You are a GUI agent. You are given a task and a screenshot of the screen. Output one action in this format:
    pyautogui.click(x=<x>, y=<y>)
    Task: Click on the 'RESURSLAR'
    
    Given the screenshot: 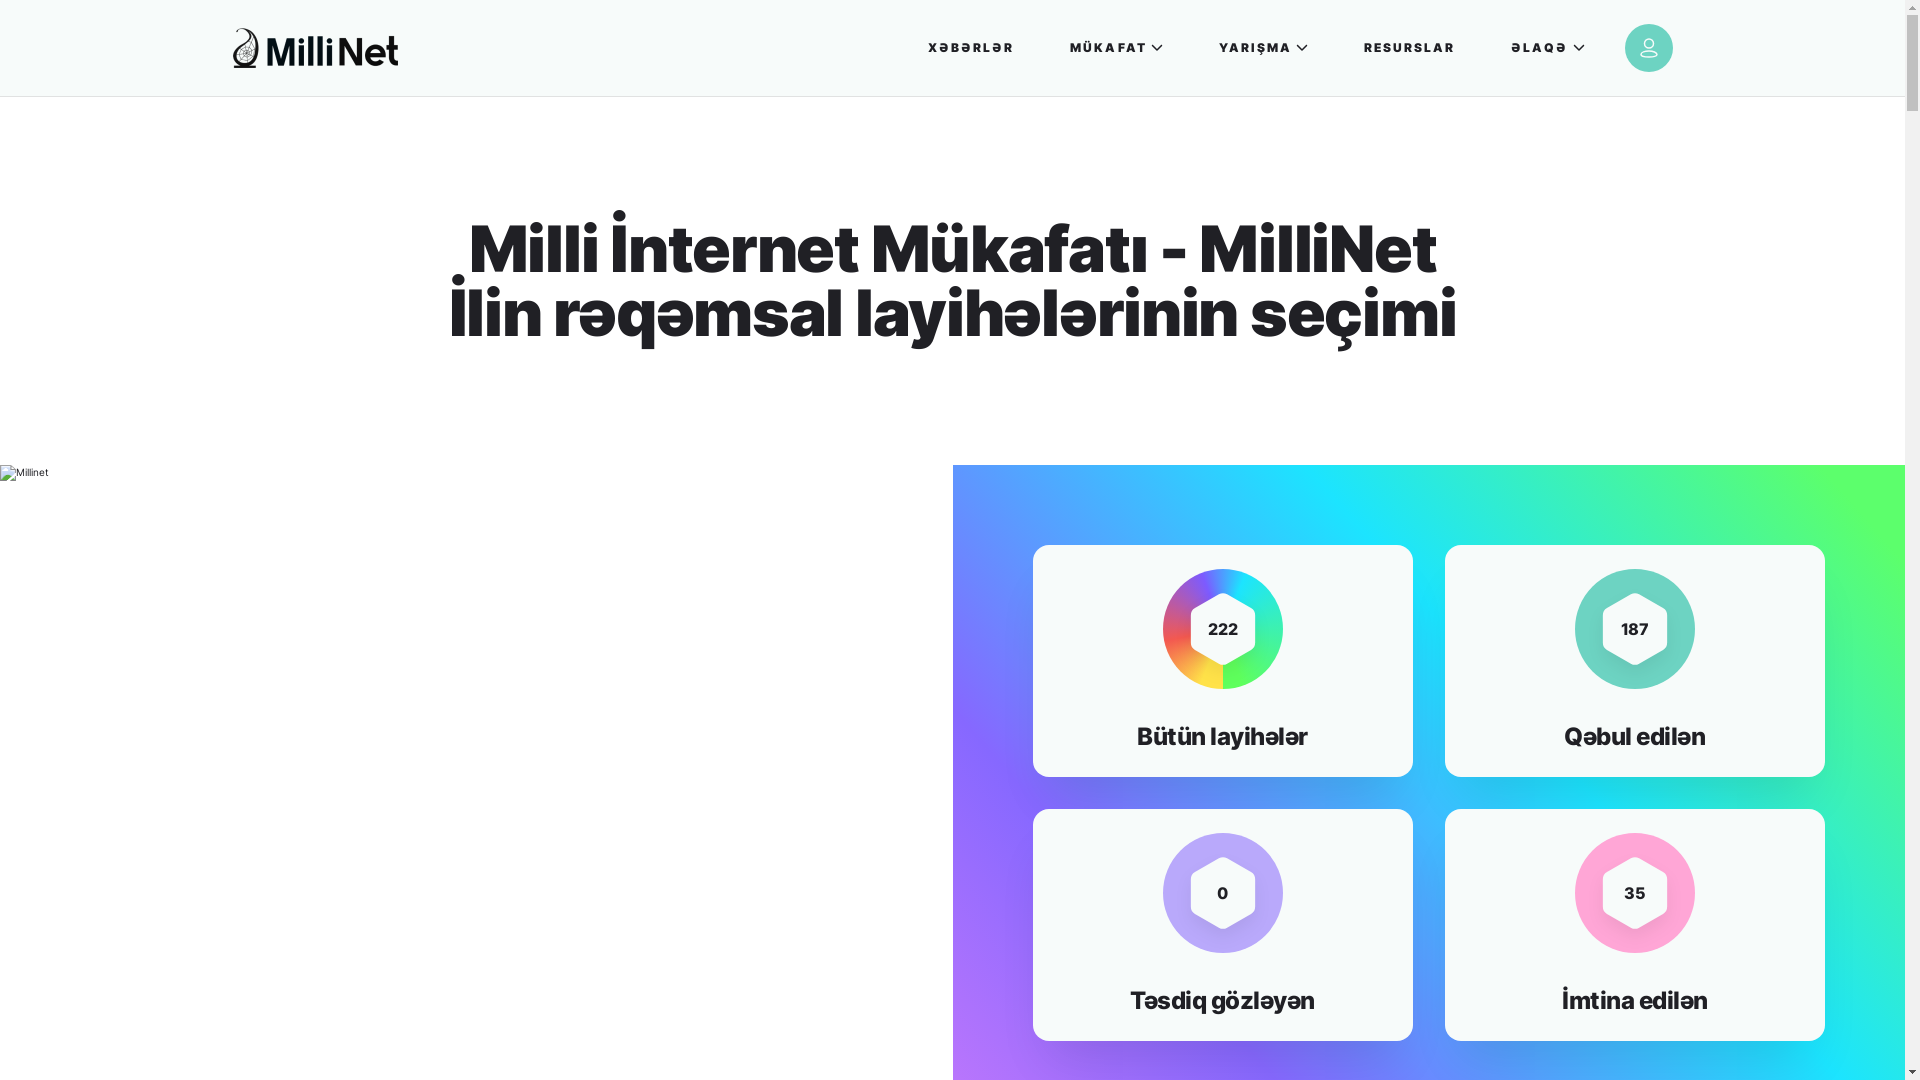 What is the action you would take?
    pyautogui.click(x=1408, y=47)
    